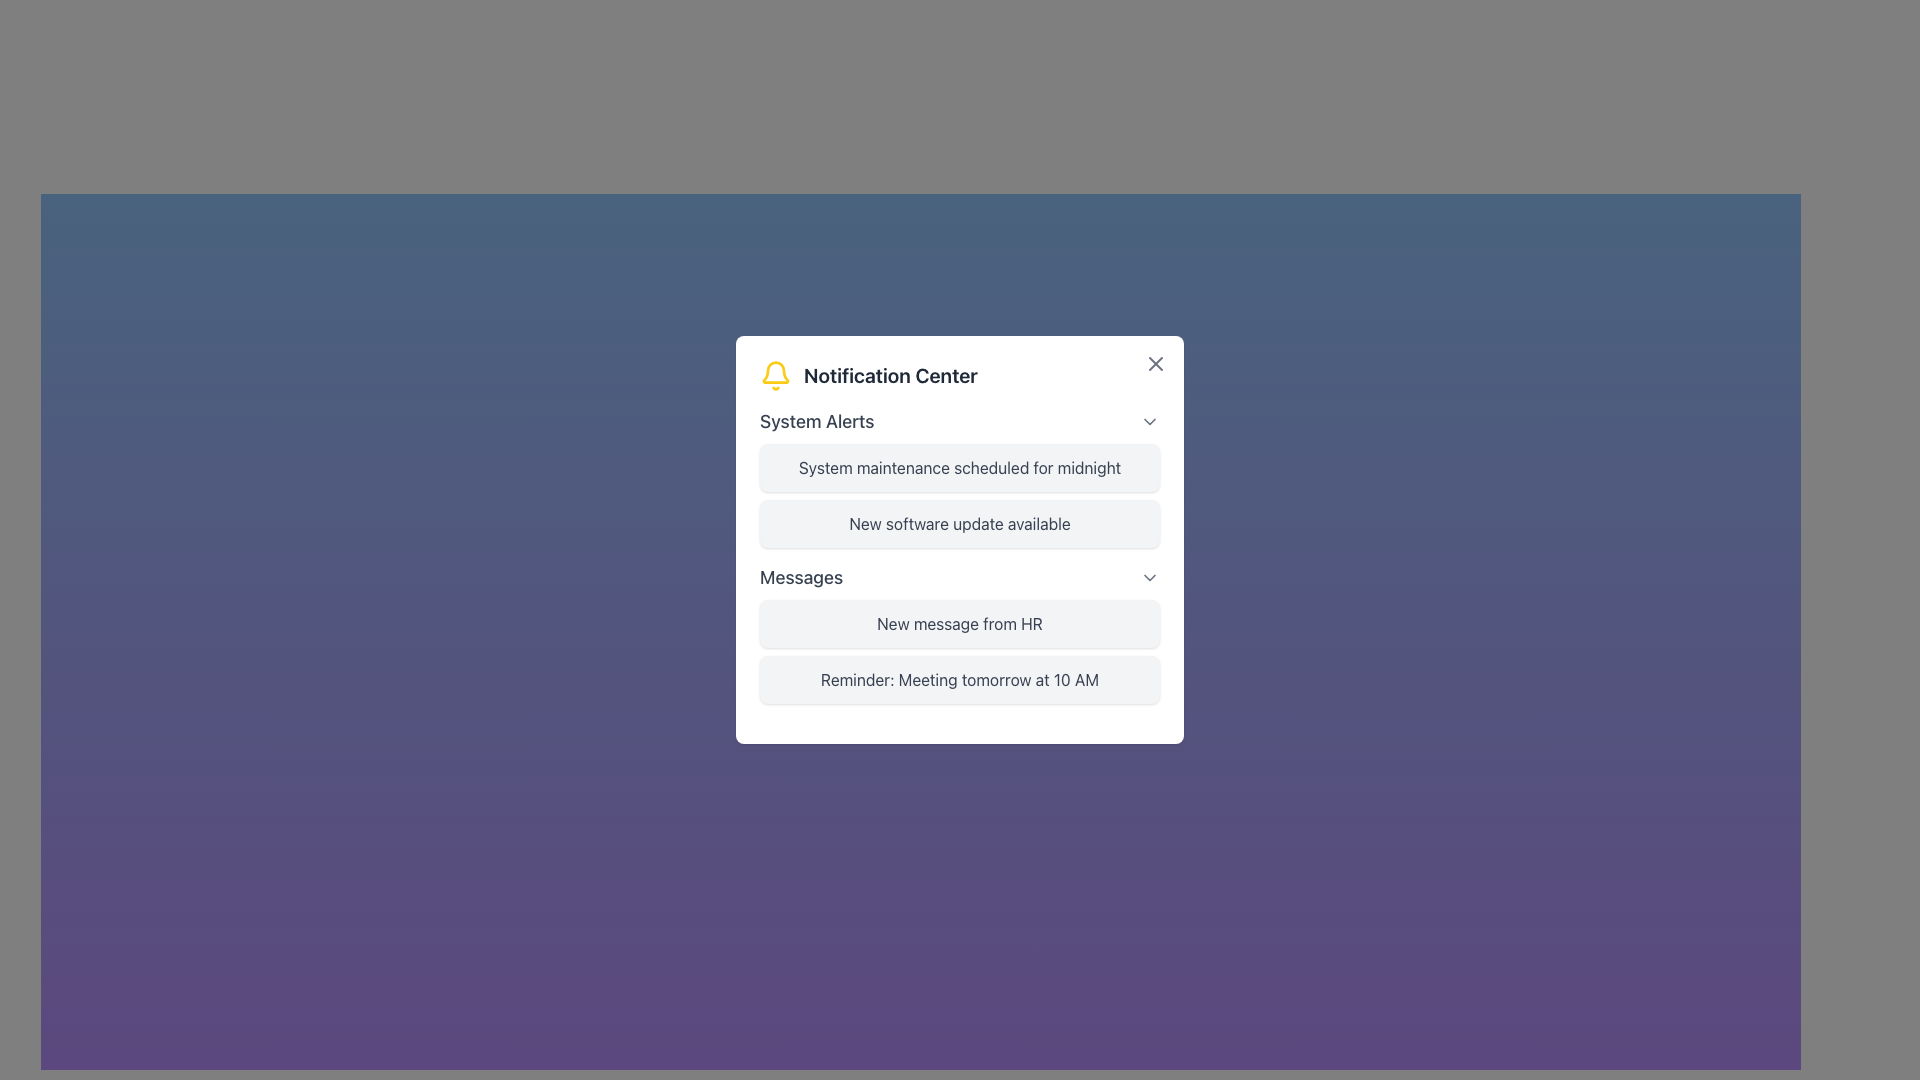 This screenshot has height=1080, width=1920. Describe the element at coordinates (801, 578) in the screenshot. I see `the 'Messages' heading text label in the Notification Center, which is positioned under the 'System Alerts' heading and above a dropdown arrow symbol` at that location.